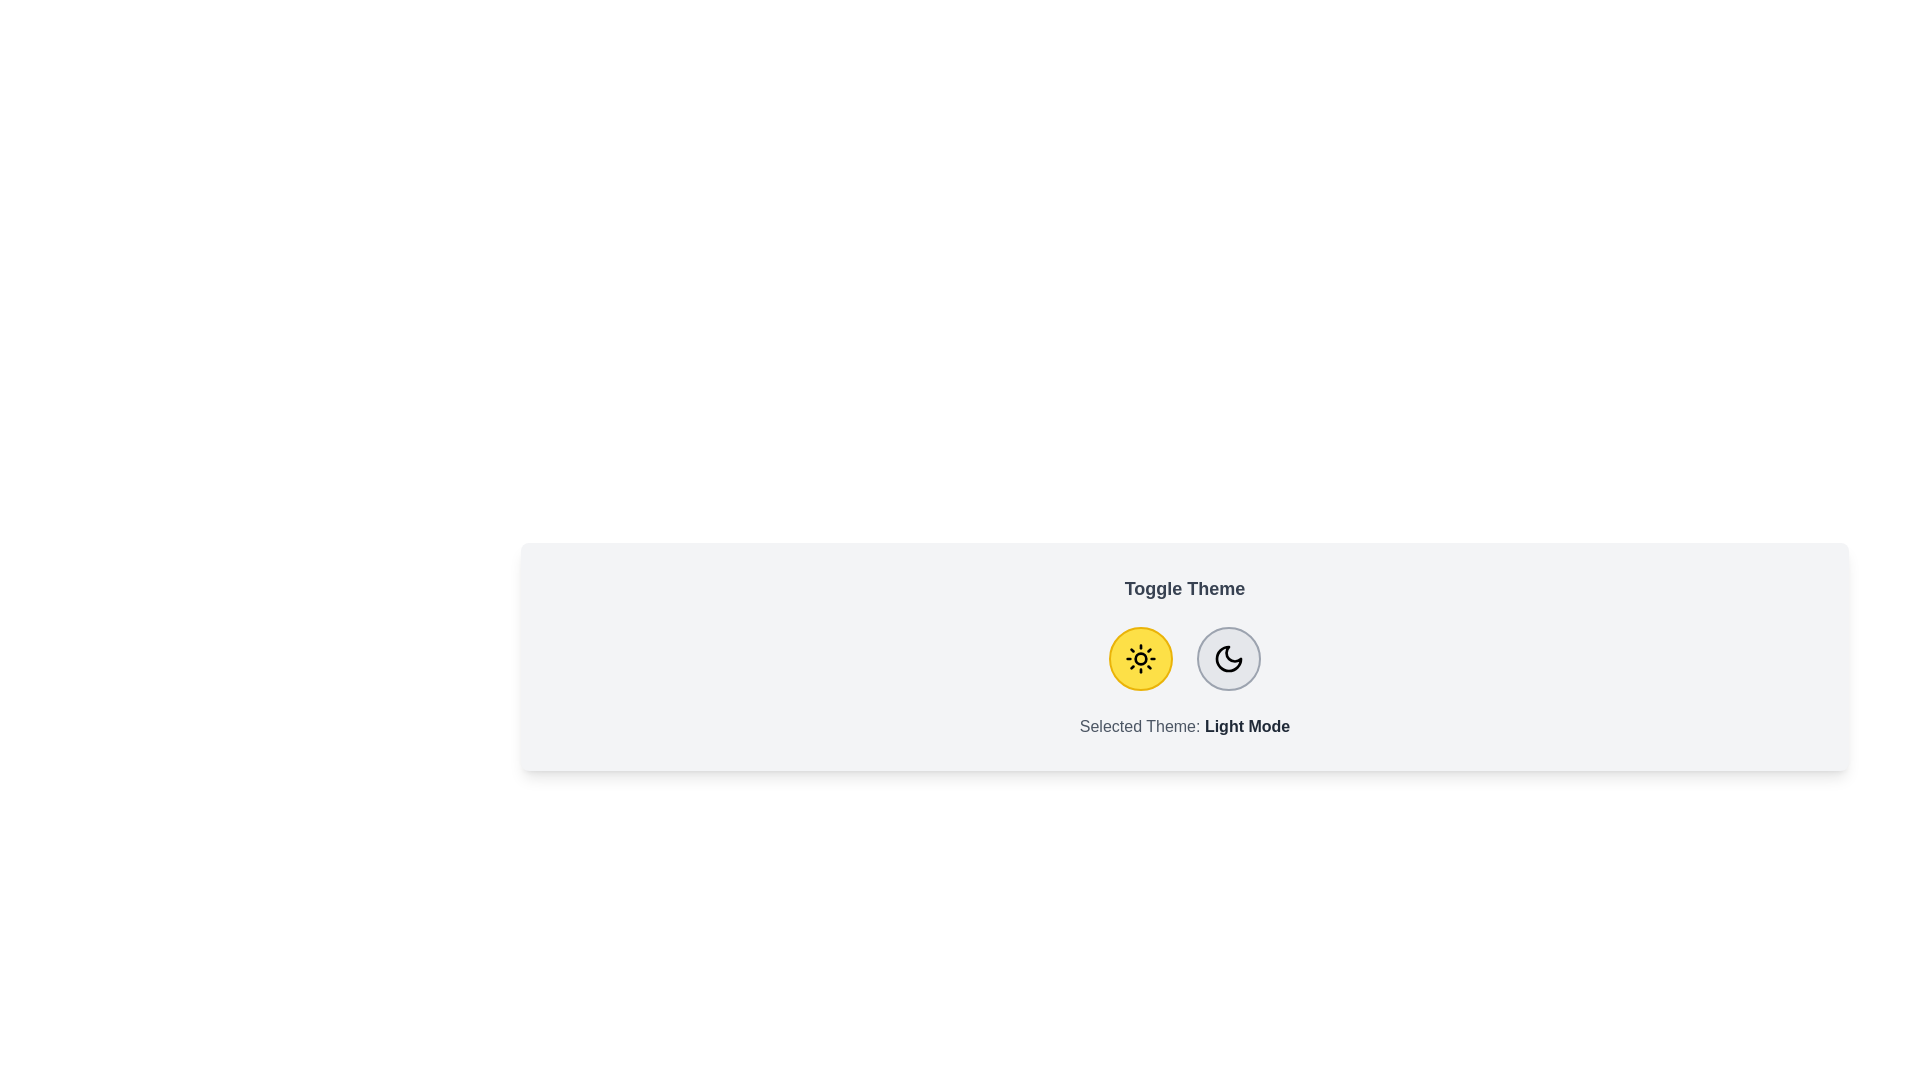  Describe the element at coordinates (1227, 659) in the screenshot. I see `the dark button to observe its hover effect` at that location.